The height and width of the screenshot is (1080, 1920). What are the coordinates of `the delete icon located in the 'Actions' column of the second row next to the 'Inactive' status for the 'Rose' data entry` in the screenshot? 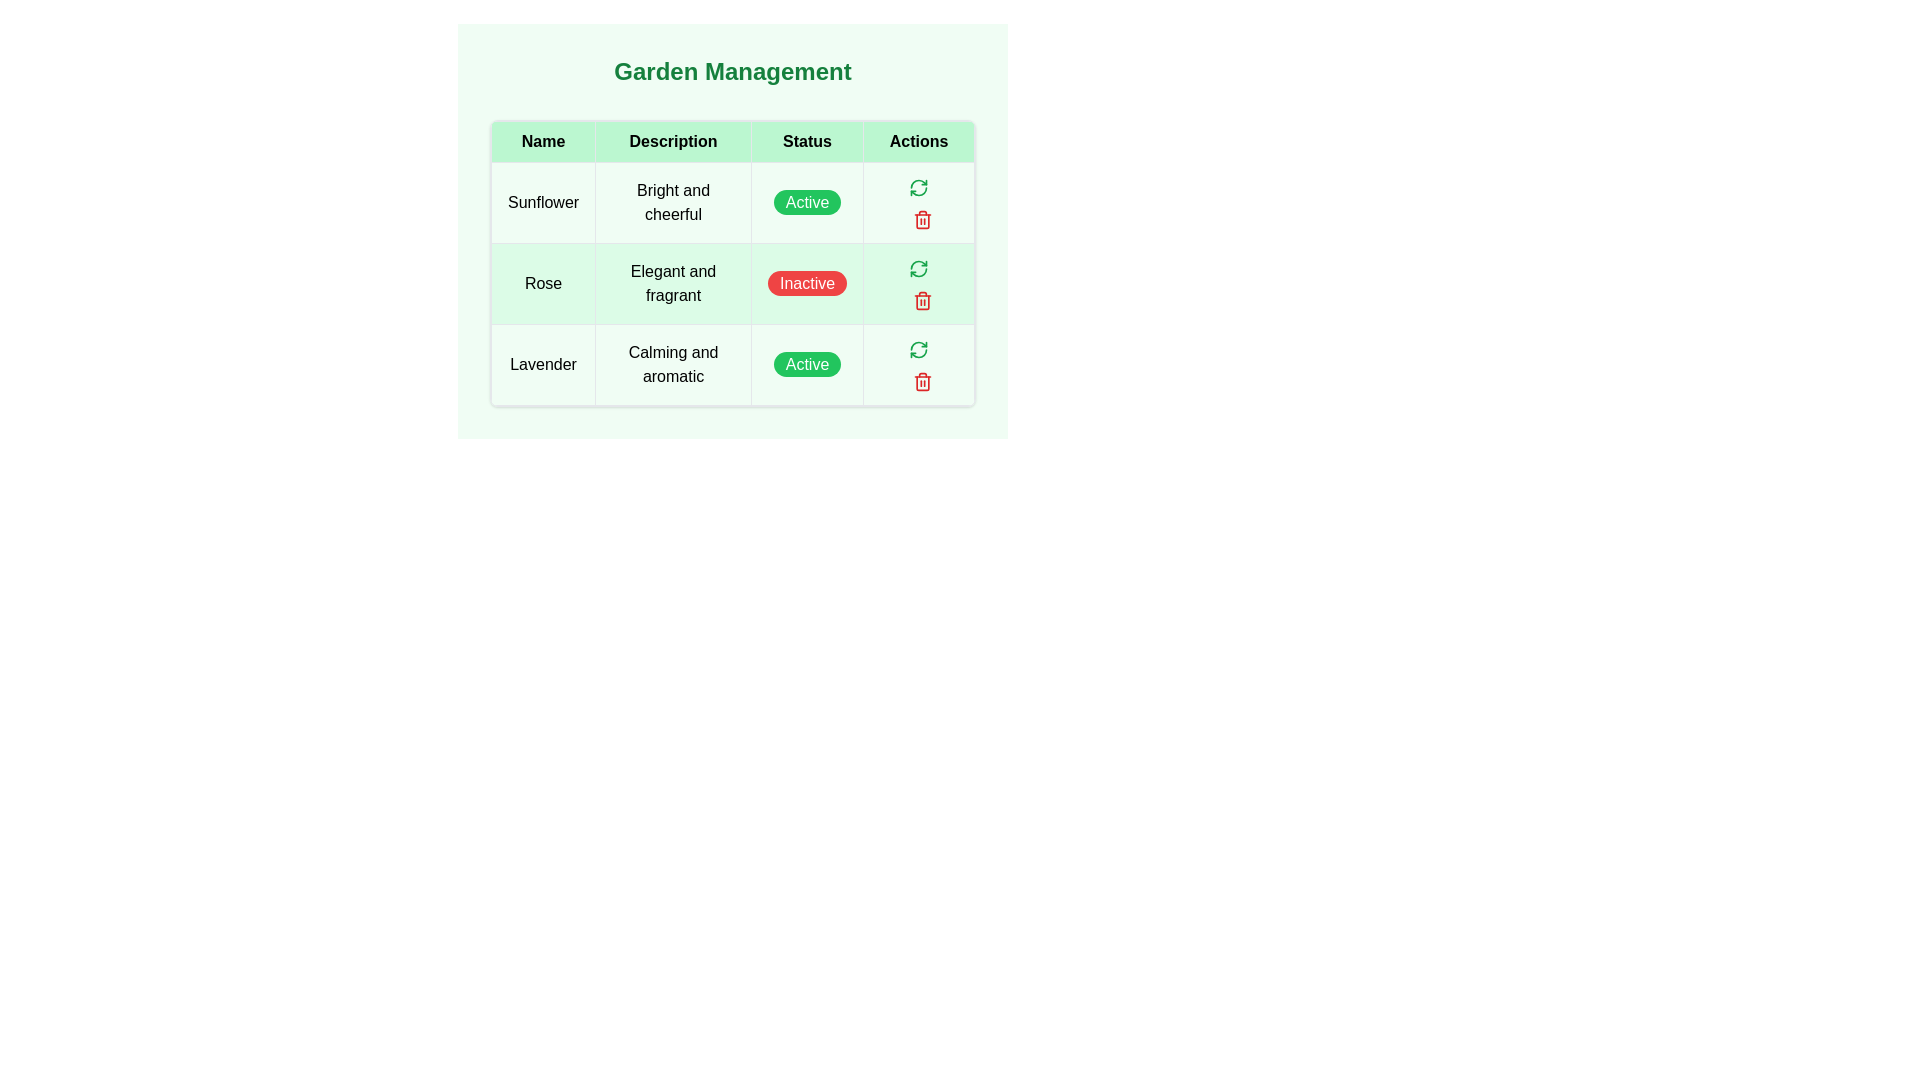 It's located at (922, 300).